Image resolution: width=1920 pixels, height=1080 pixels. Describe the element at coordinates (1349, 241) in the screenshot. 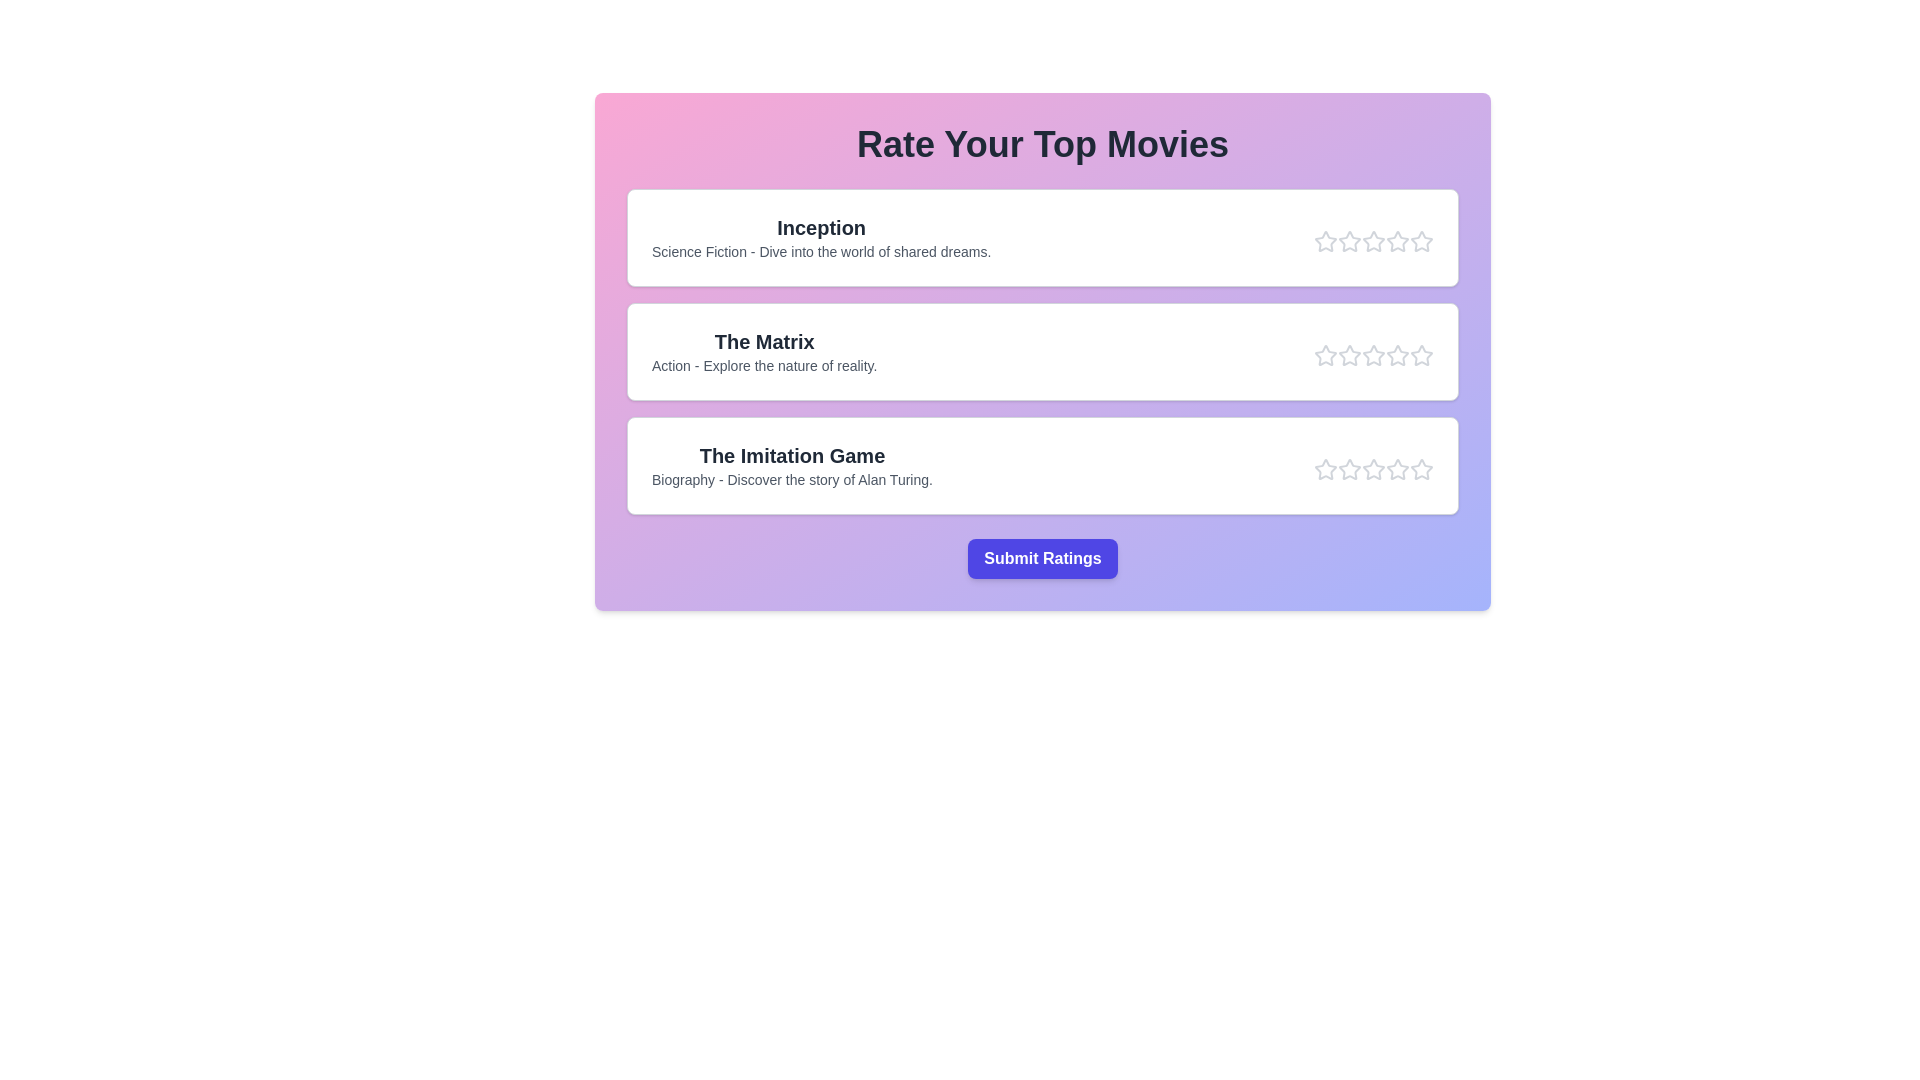

I see `the star corresponding to the rating 2 for the movie Inception` at that location.